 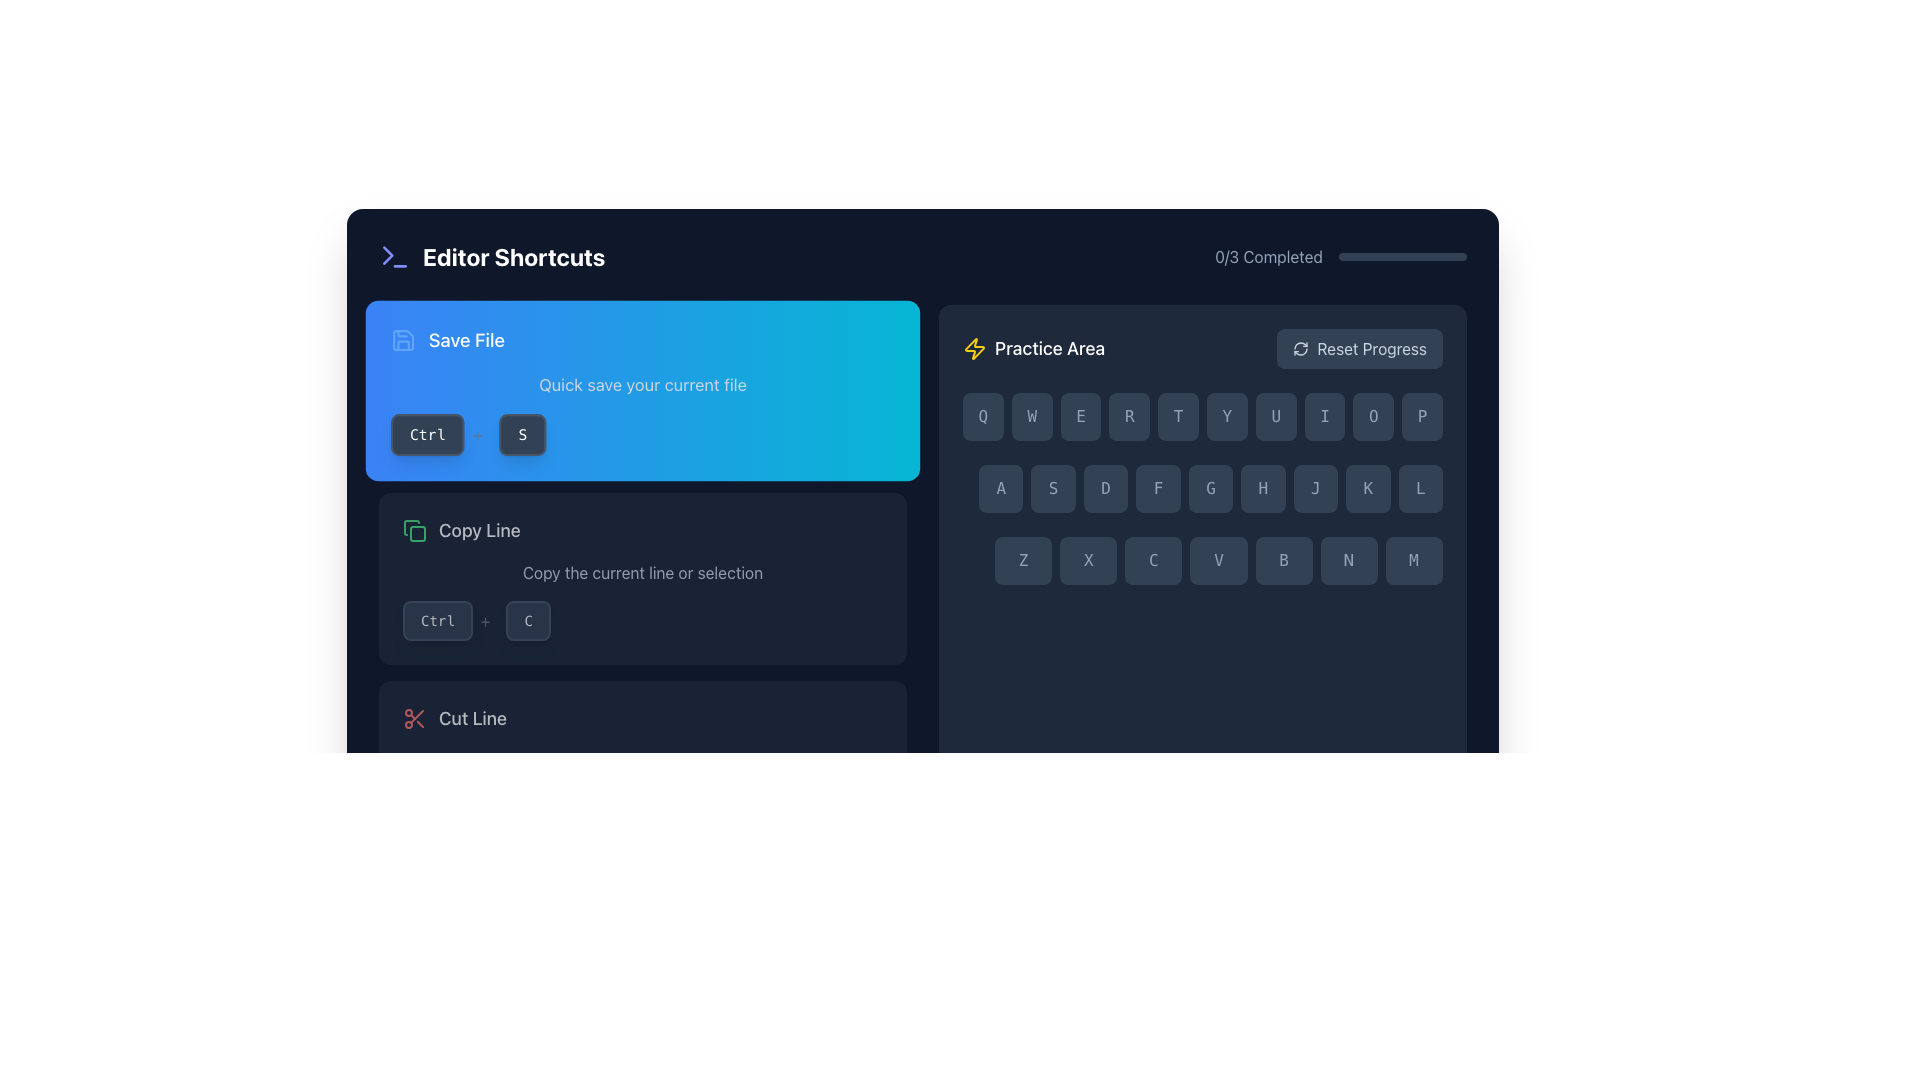 I want to click on the third key in the second row of the practice keyboard area, so click(x=1105, y=489).